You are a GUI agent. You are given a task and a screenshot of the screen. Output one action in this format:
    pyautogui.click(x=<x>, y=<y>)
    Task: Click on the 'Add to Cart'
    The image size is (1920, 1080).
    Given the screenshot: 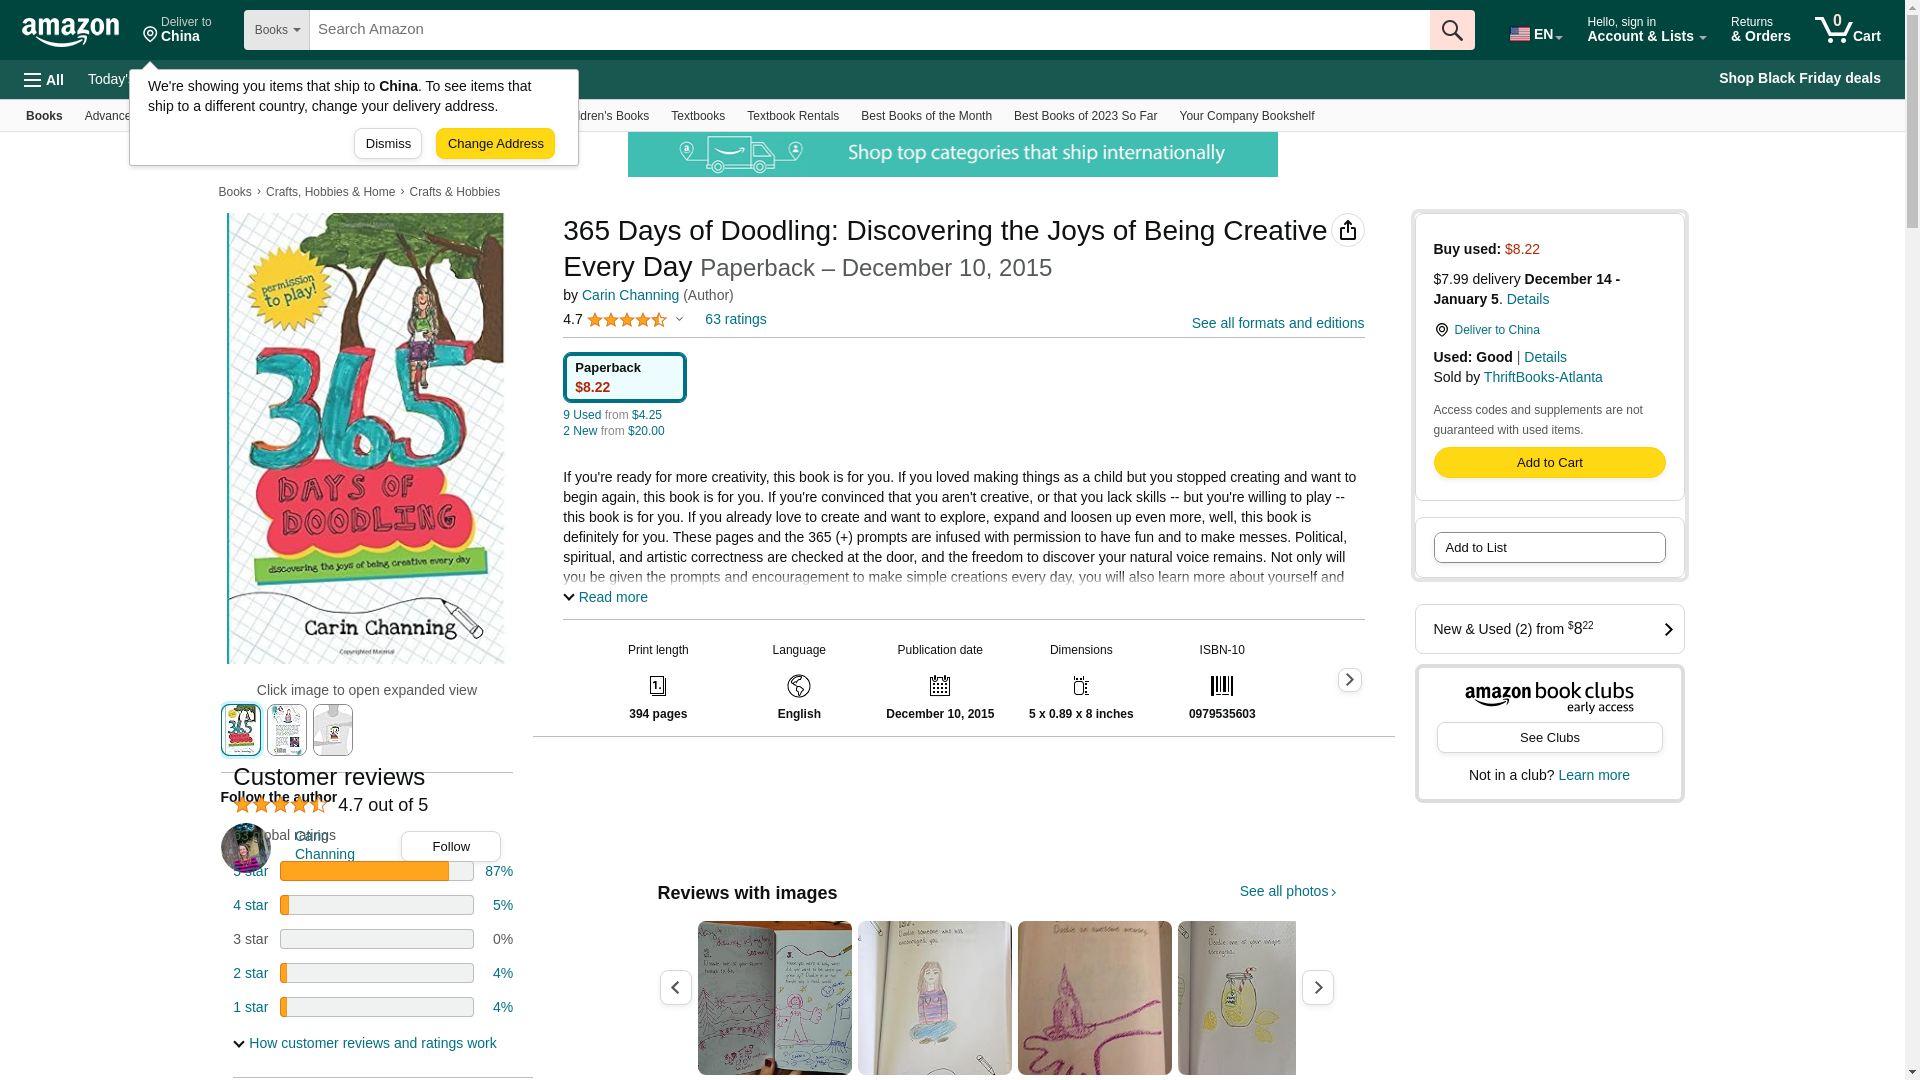 What is the action you would take?
    pyautogui.click(x=1548, y=462)
    